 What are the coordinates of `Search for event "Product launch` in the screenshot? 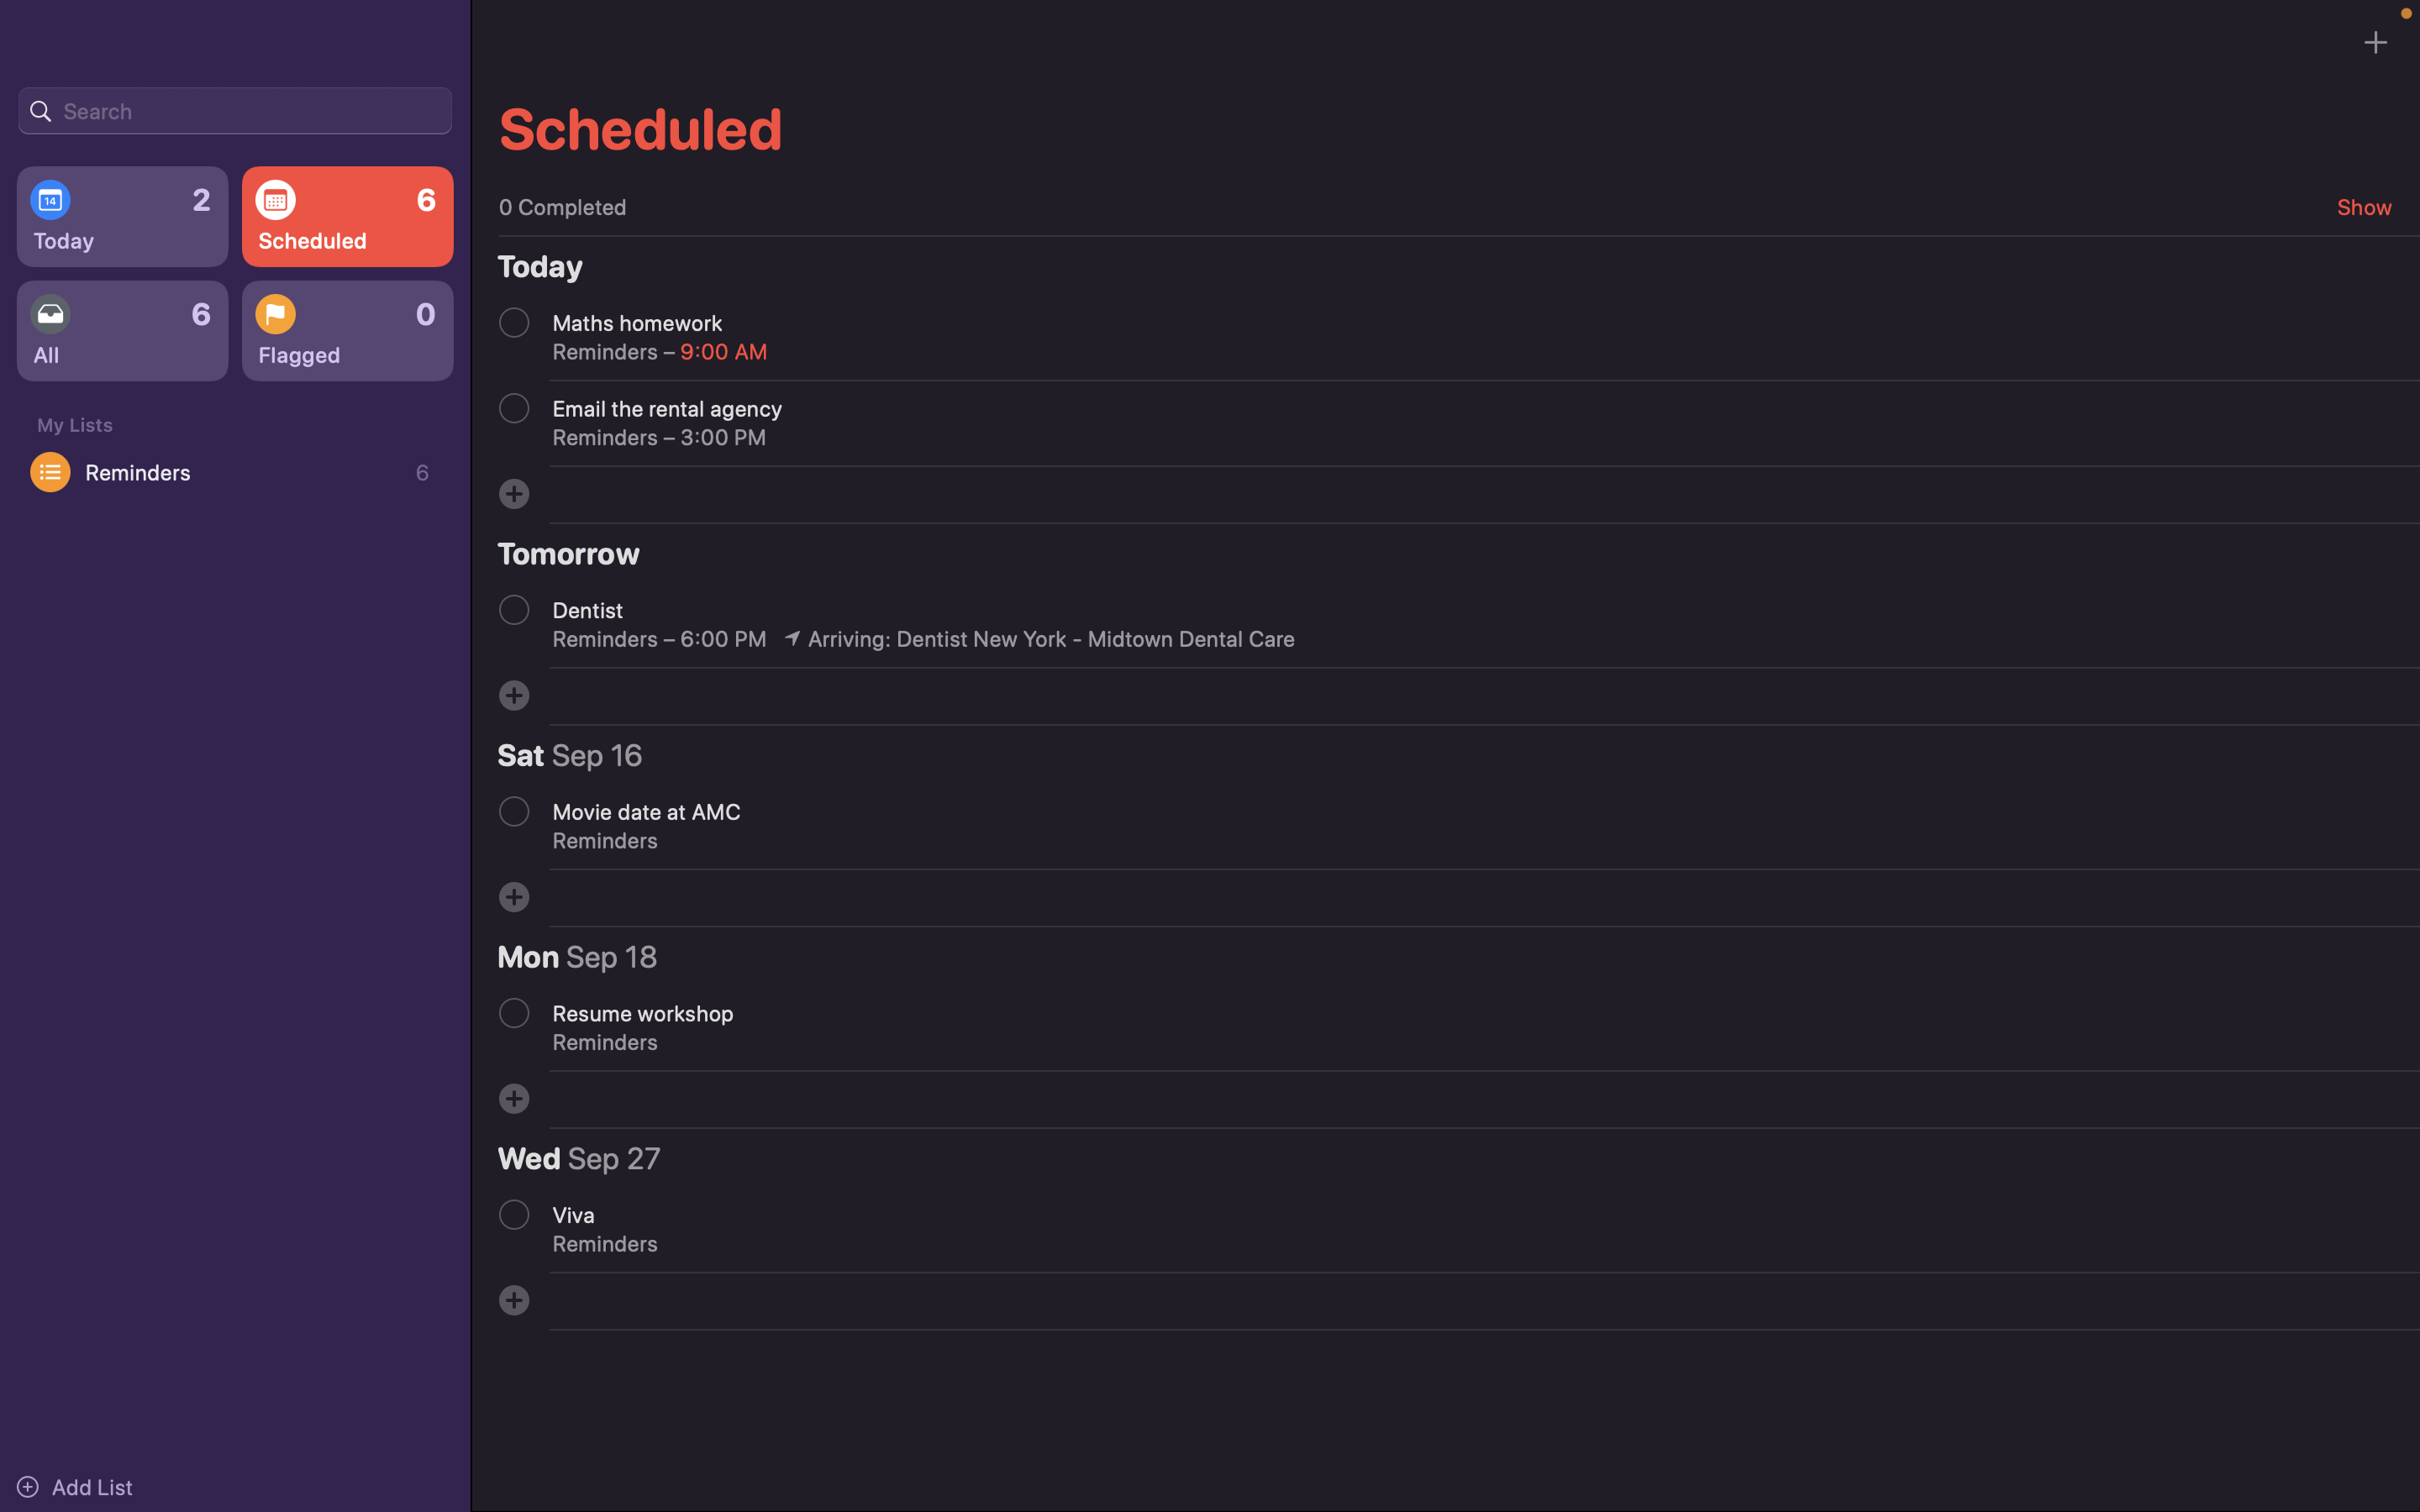 It's located at (234, 108).